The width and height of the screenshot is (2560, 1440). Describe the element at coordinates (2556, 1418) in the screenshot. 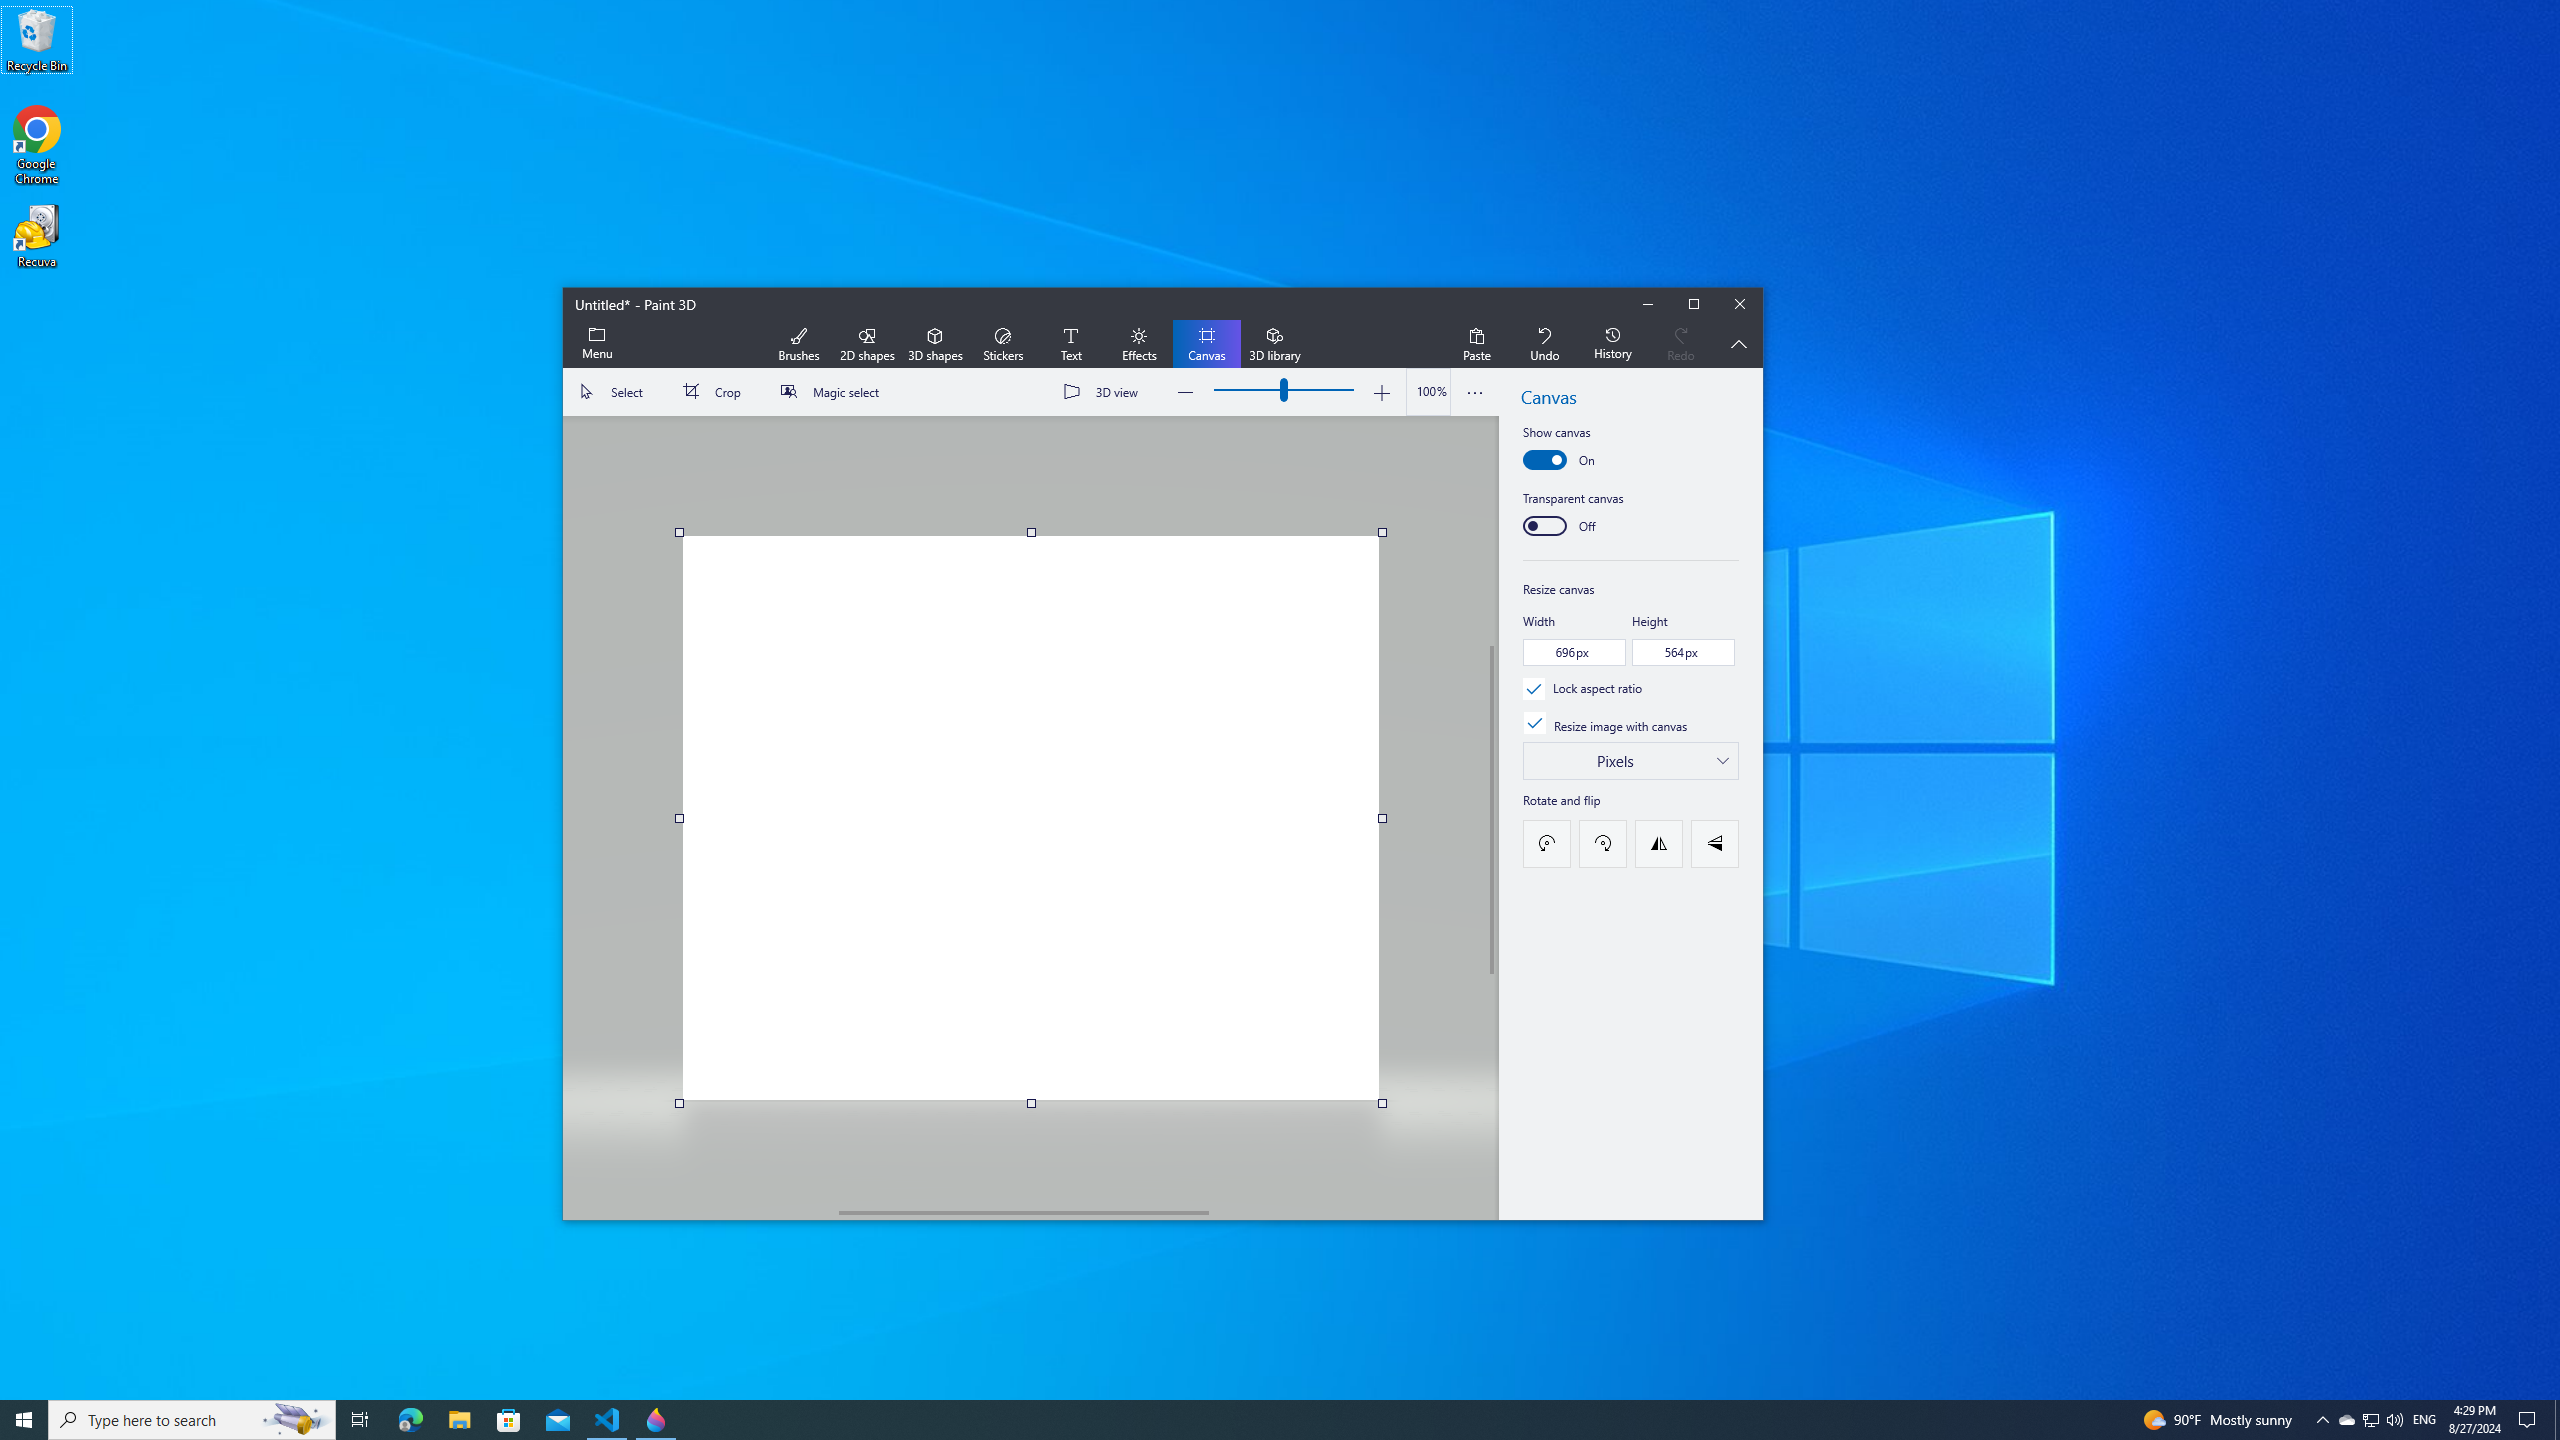

I see `'Show desktop'` at that location.